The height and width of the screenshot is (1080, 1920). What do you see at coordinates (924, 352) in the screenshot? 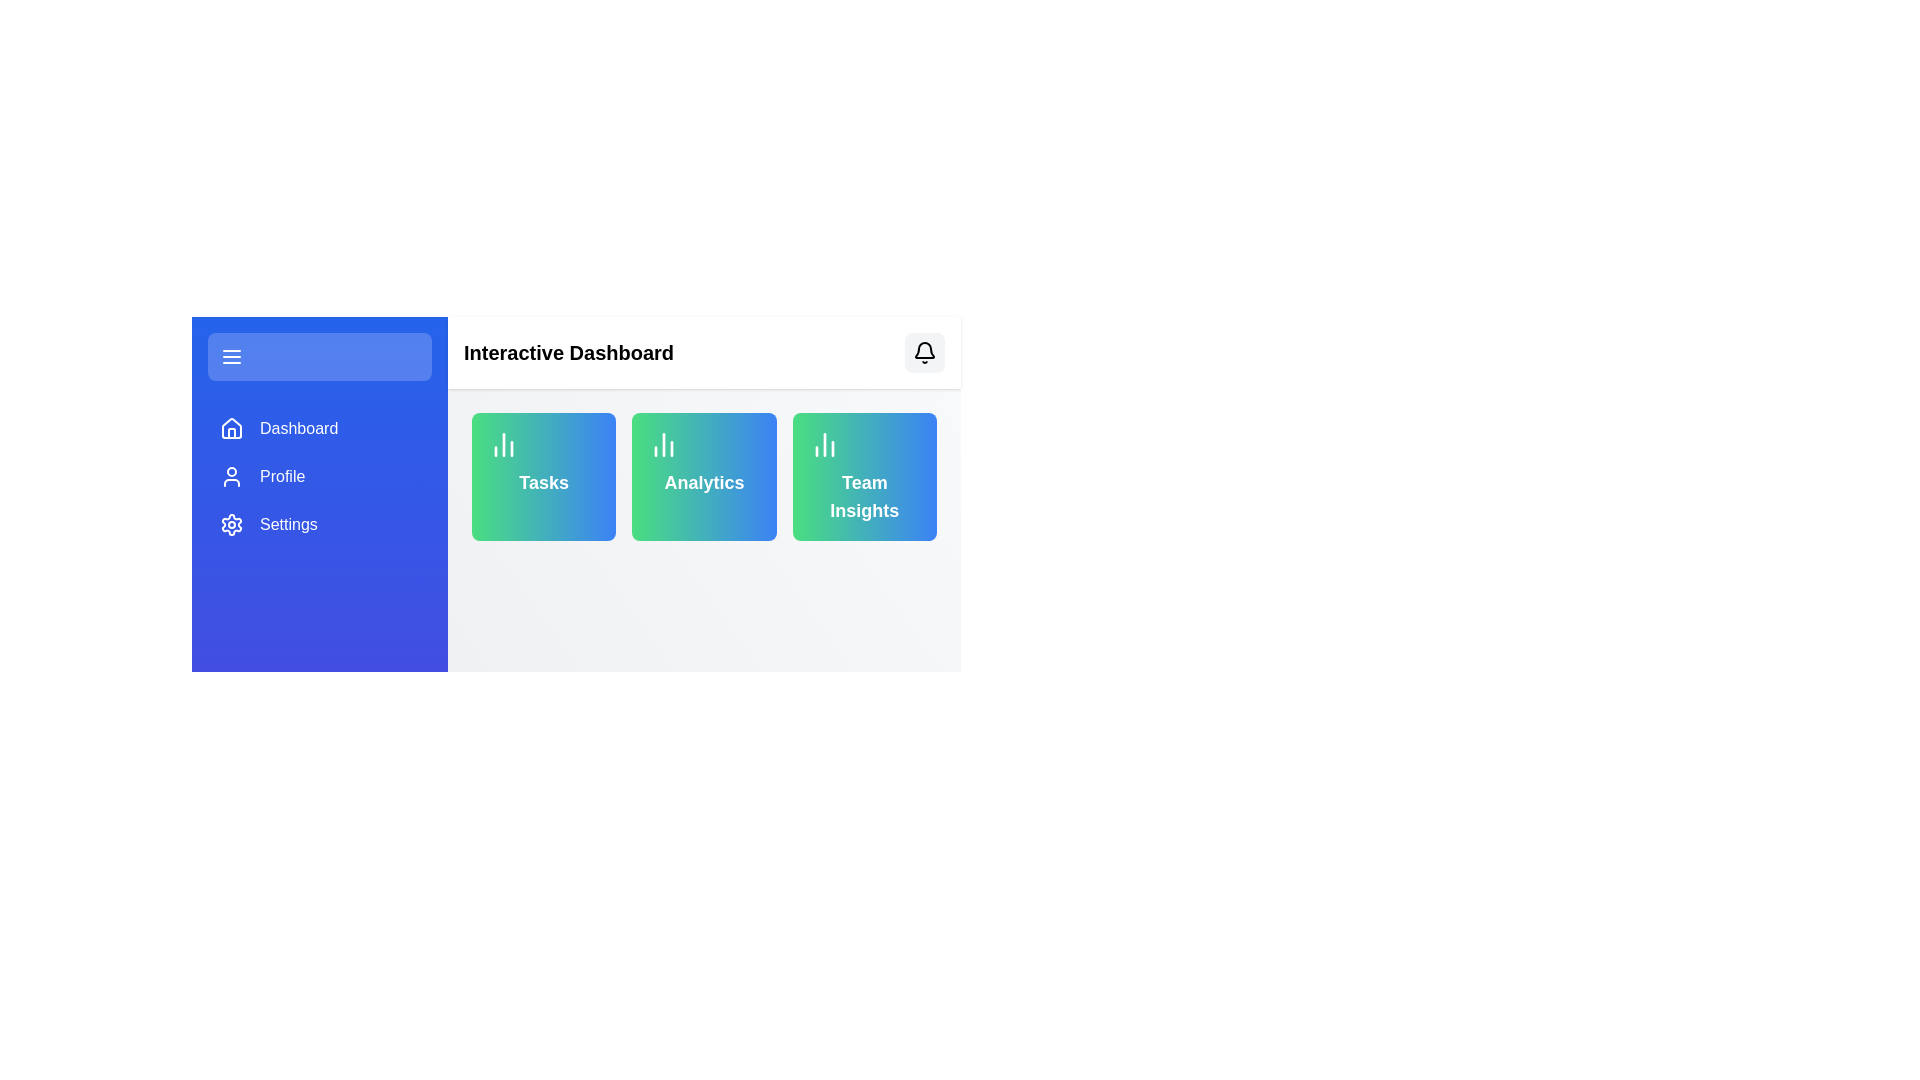
I see `the notification bell icon located in the top-right corner of the dashboard header section` at bounding box center [924, 352].